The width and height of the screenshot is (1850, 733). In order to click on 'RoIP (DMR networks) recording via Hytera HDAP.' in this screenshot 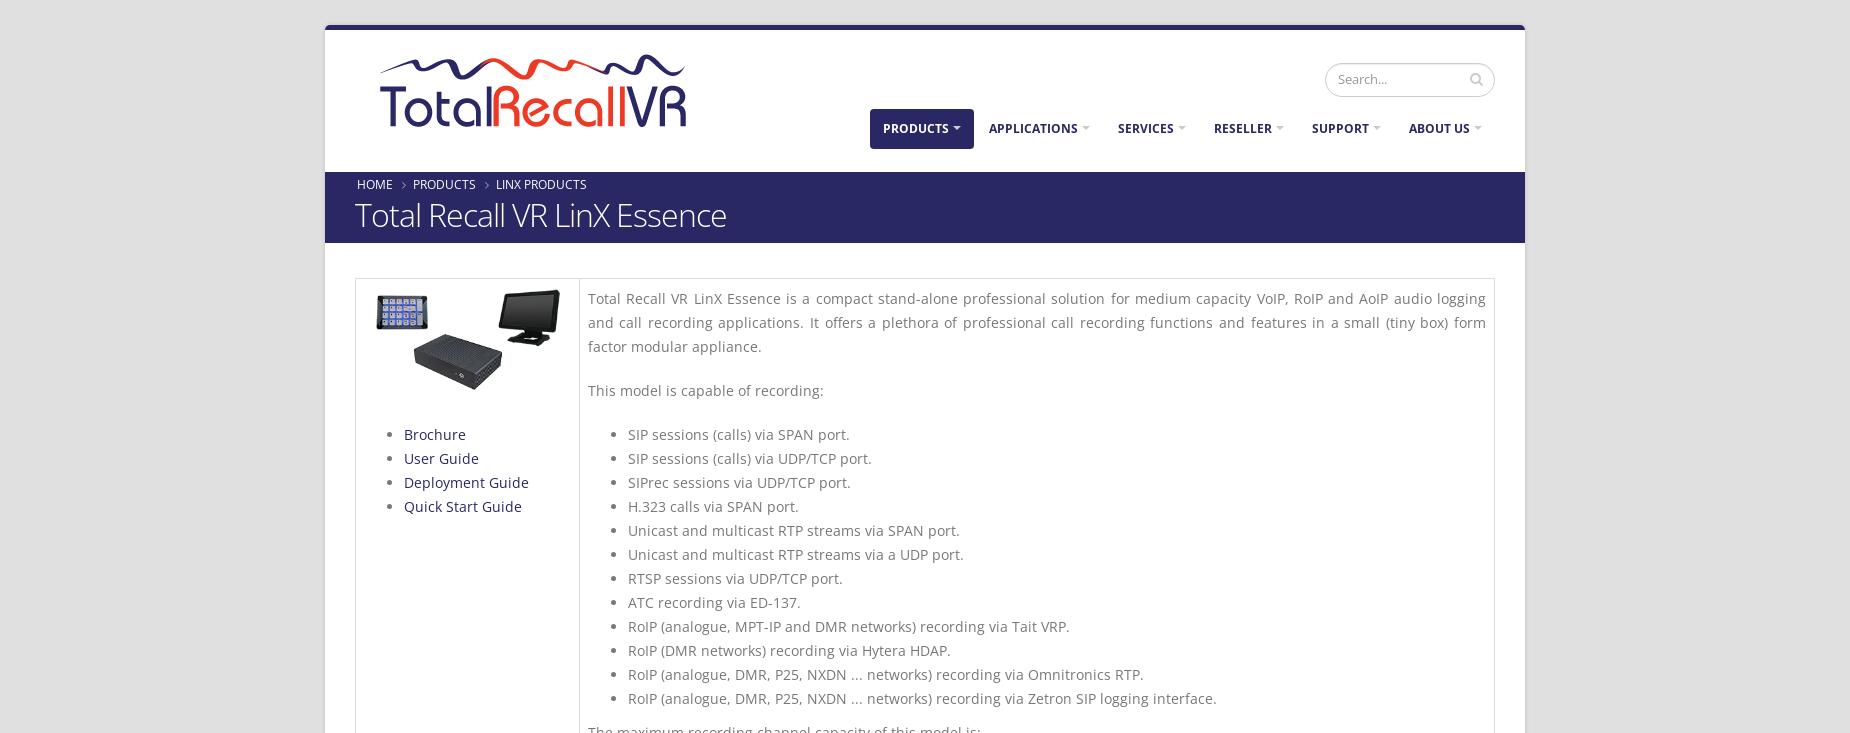, I will do `click(788, 649)`.